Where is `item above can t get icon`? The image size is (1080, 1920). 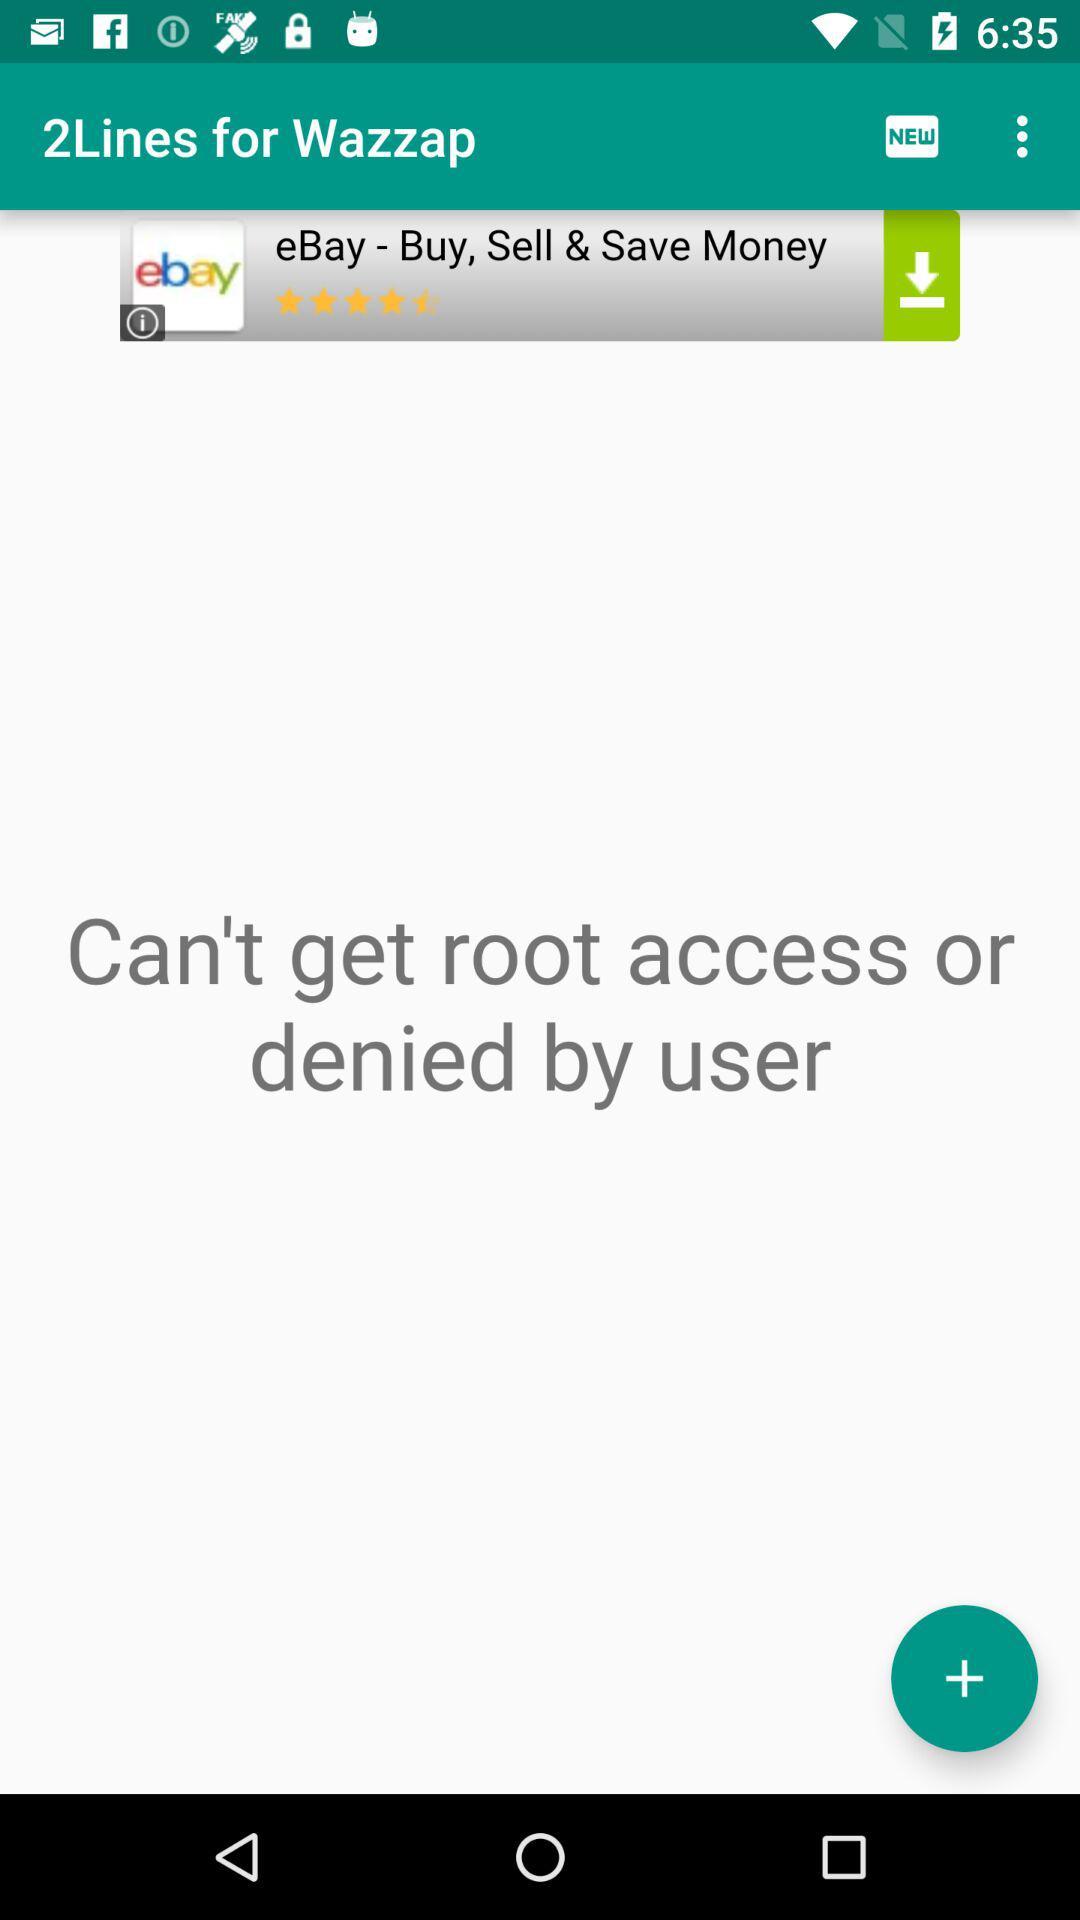 item above can t get icon is located at coordinates (540, 345).